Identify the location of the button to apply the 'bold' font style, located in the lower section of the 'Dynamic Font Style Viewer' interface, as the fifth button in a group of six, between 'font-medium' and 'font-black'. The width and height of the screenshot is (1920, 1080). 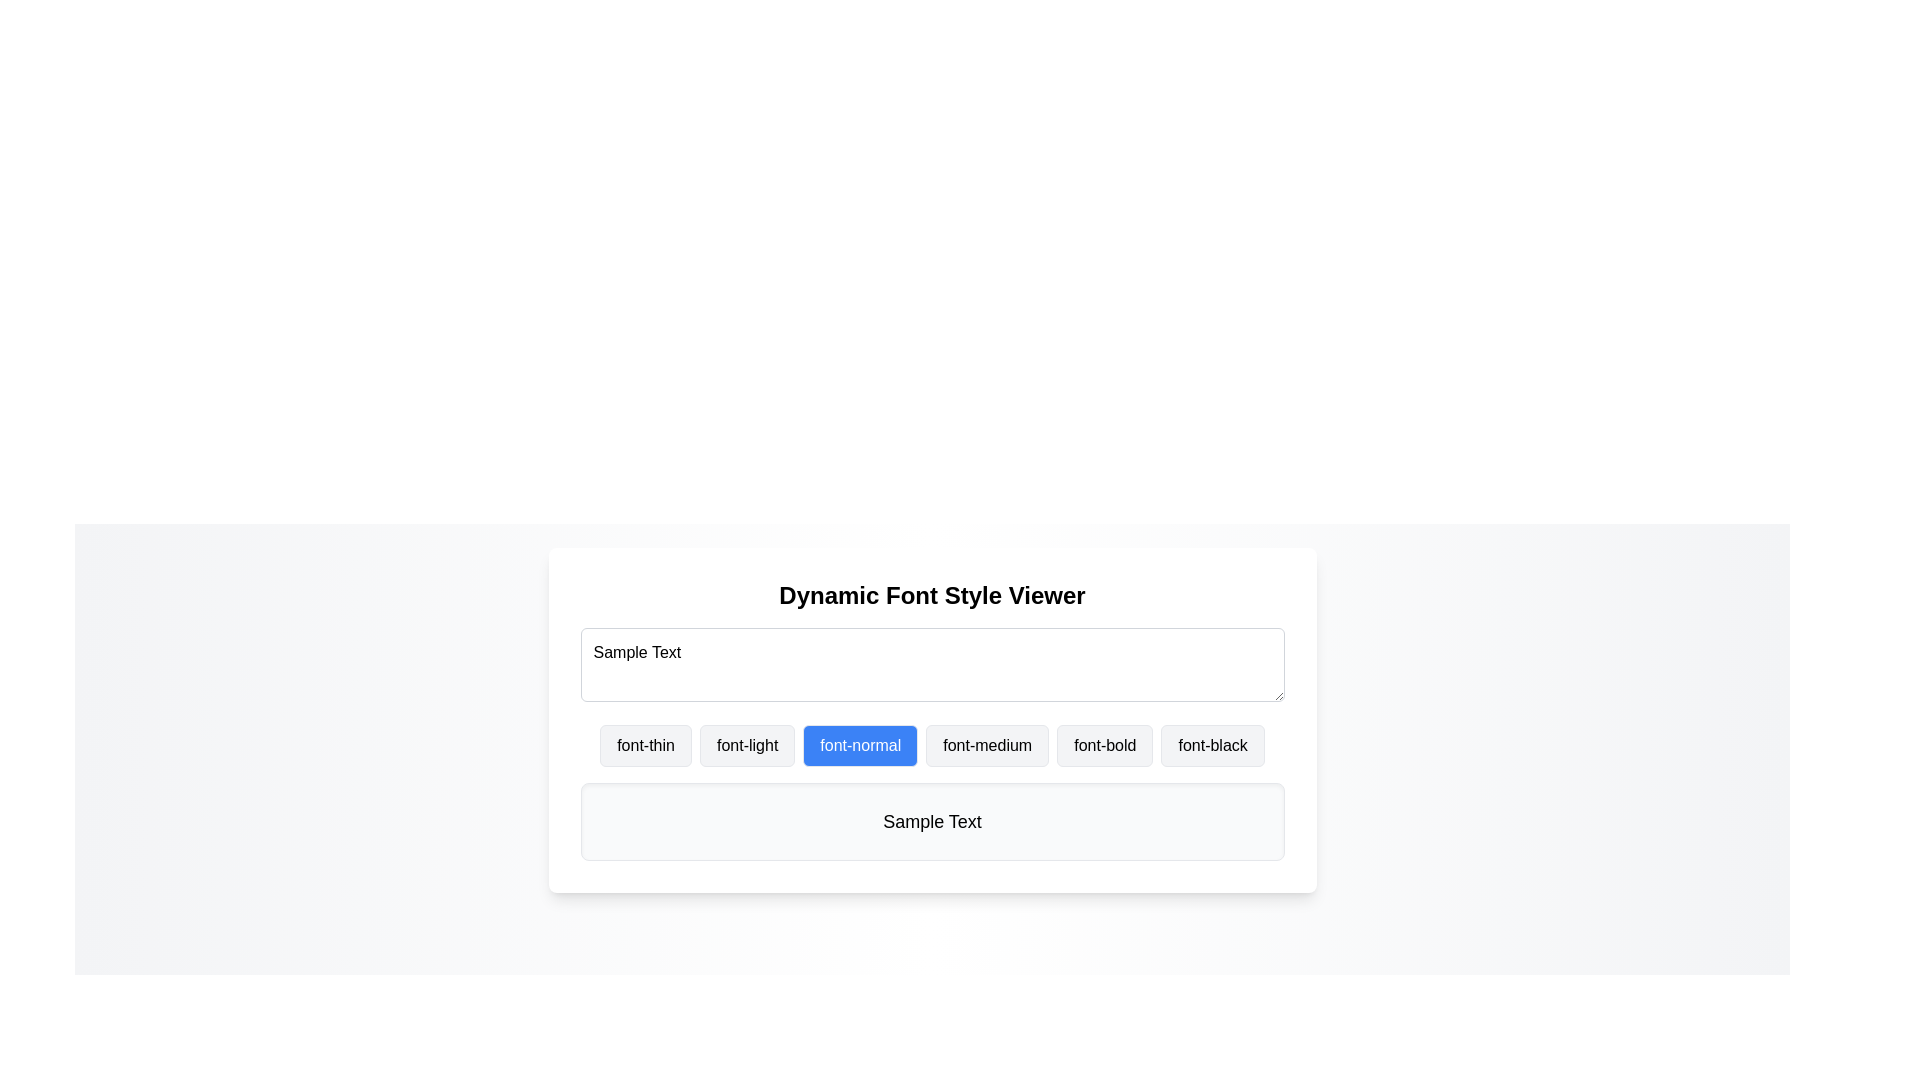
(1104, 745).